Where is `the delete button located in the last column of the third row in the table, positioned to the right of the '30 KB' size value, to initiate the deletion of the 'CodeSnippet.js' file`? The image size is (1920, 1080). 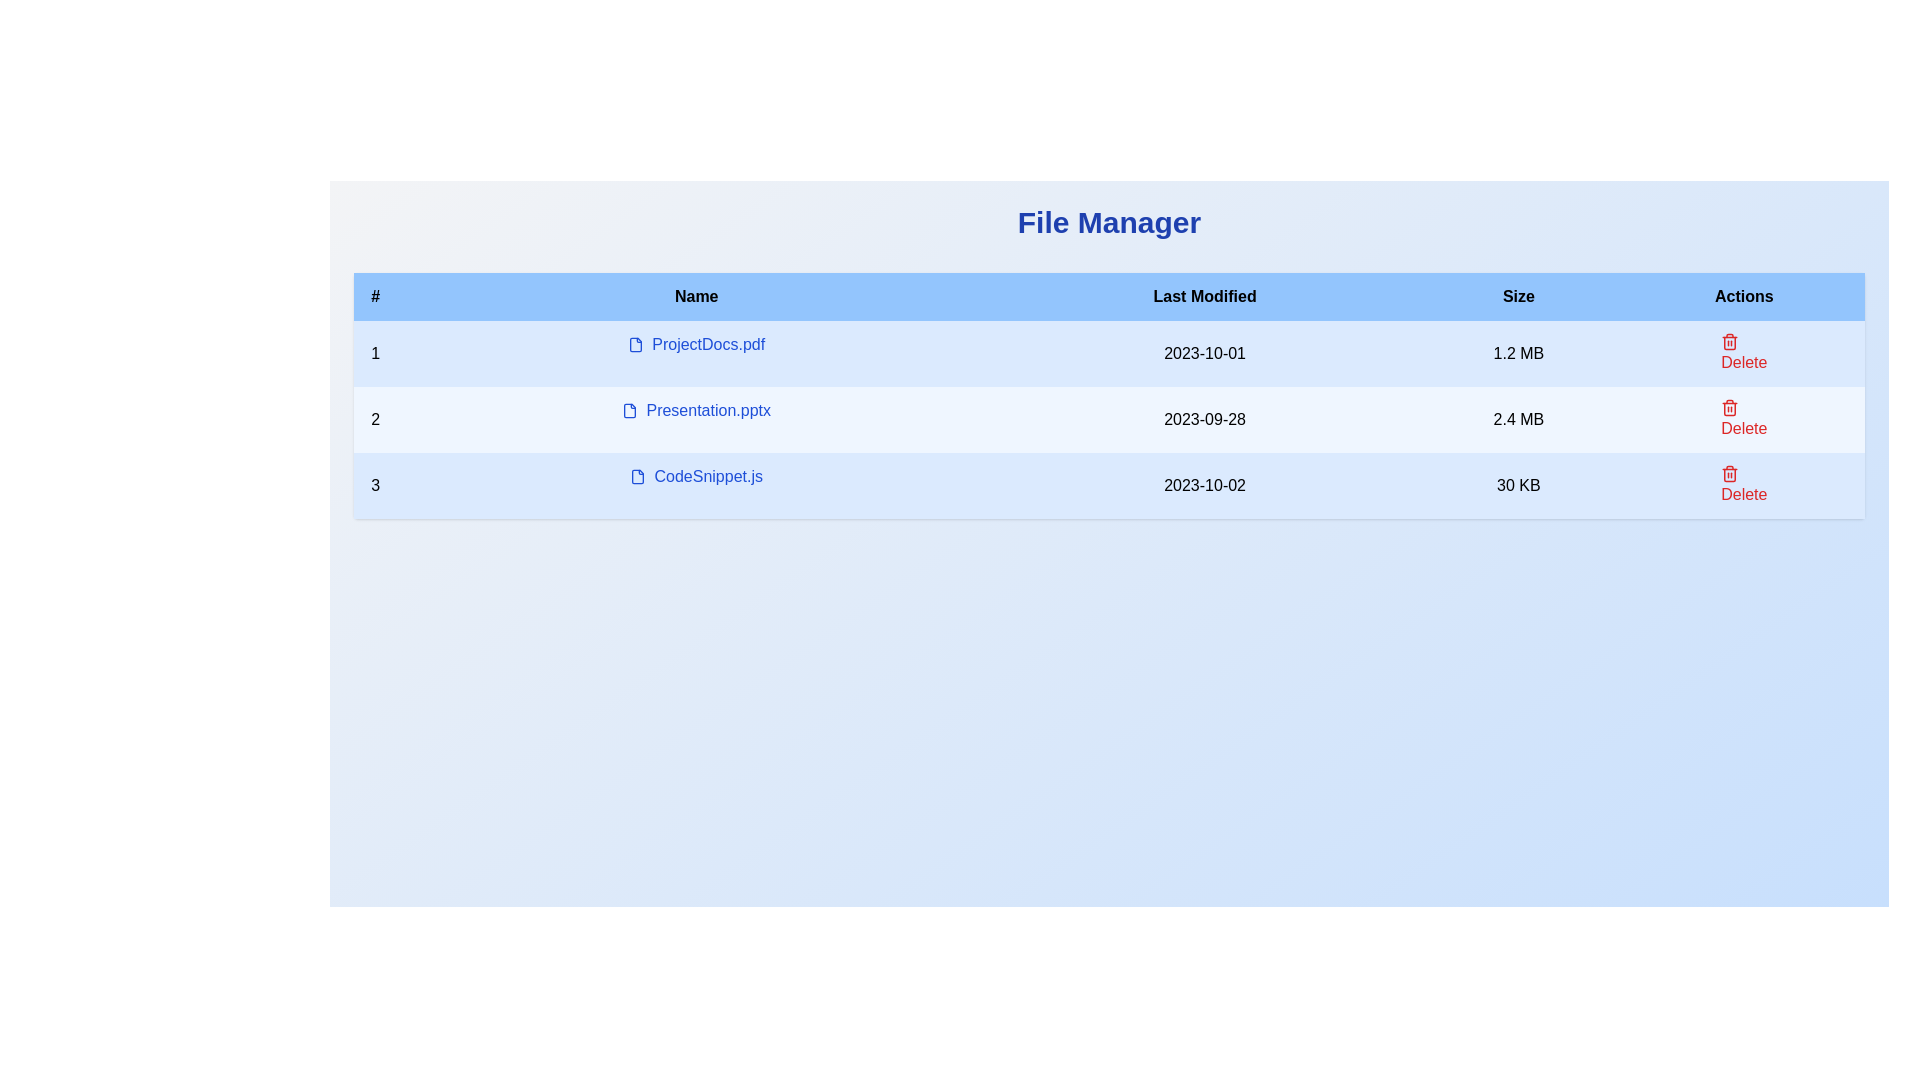 the delete button located in the last column of the third row in the table, positioned to the right of the '30 KB' size value, to initiate the deletion of the 'CodeSnippet.js' file is located at coordinates (1743, 486).